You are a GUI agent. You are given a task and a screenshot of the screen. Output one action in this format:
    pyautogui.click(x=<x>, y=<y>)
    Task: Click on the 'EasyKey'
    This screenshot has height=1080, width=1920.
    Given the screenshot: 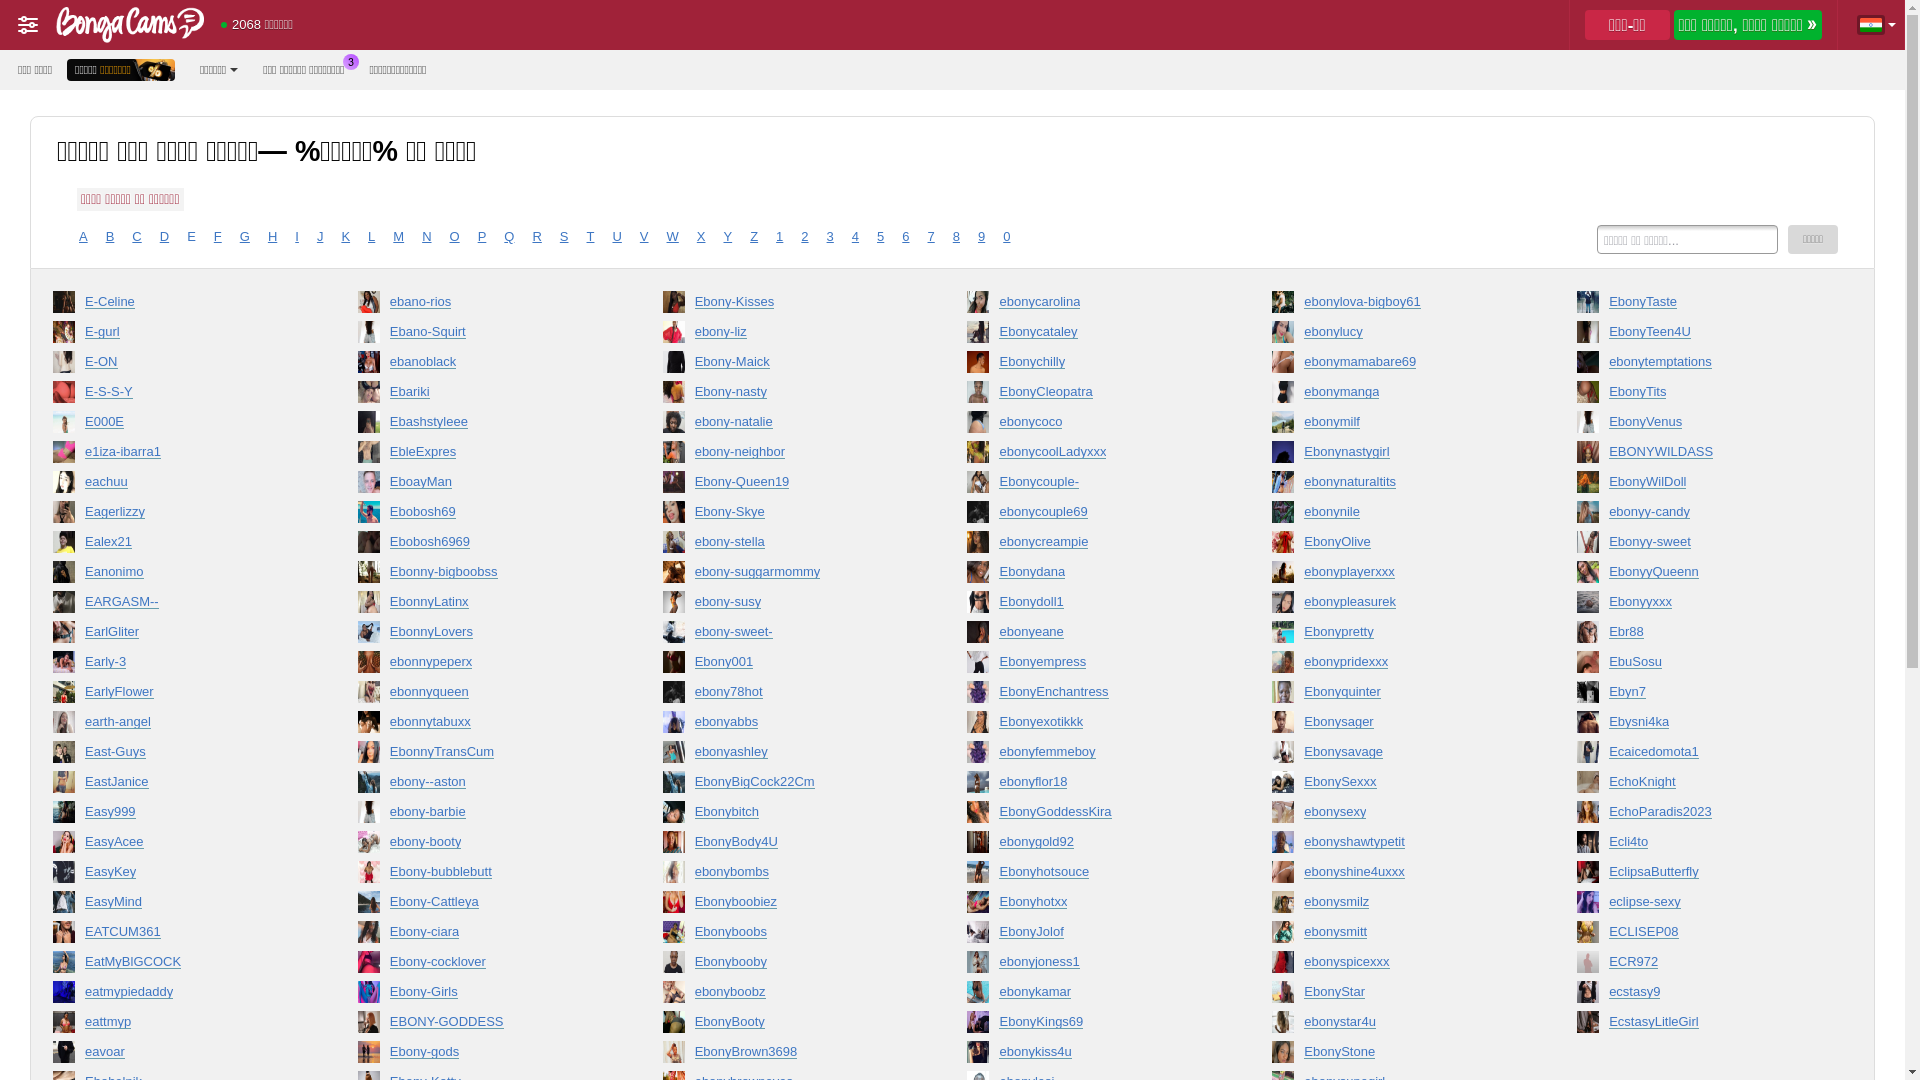 What is the action you would take?
    pyautogui.click(x=52, y=874)
    